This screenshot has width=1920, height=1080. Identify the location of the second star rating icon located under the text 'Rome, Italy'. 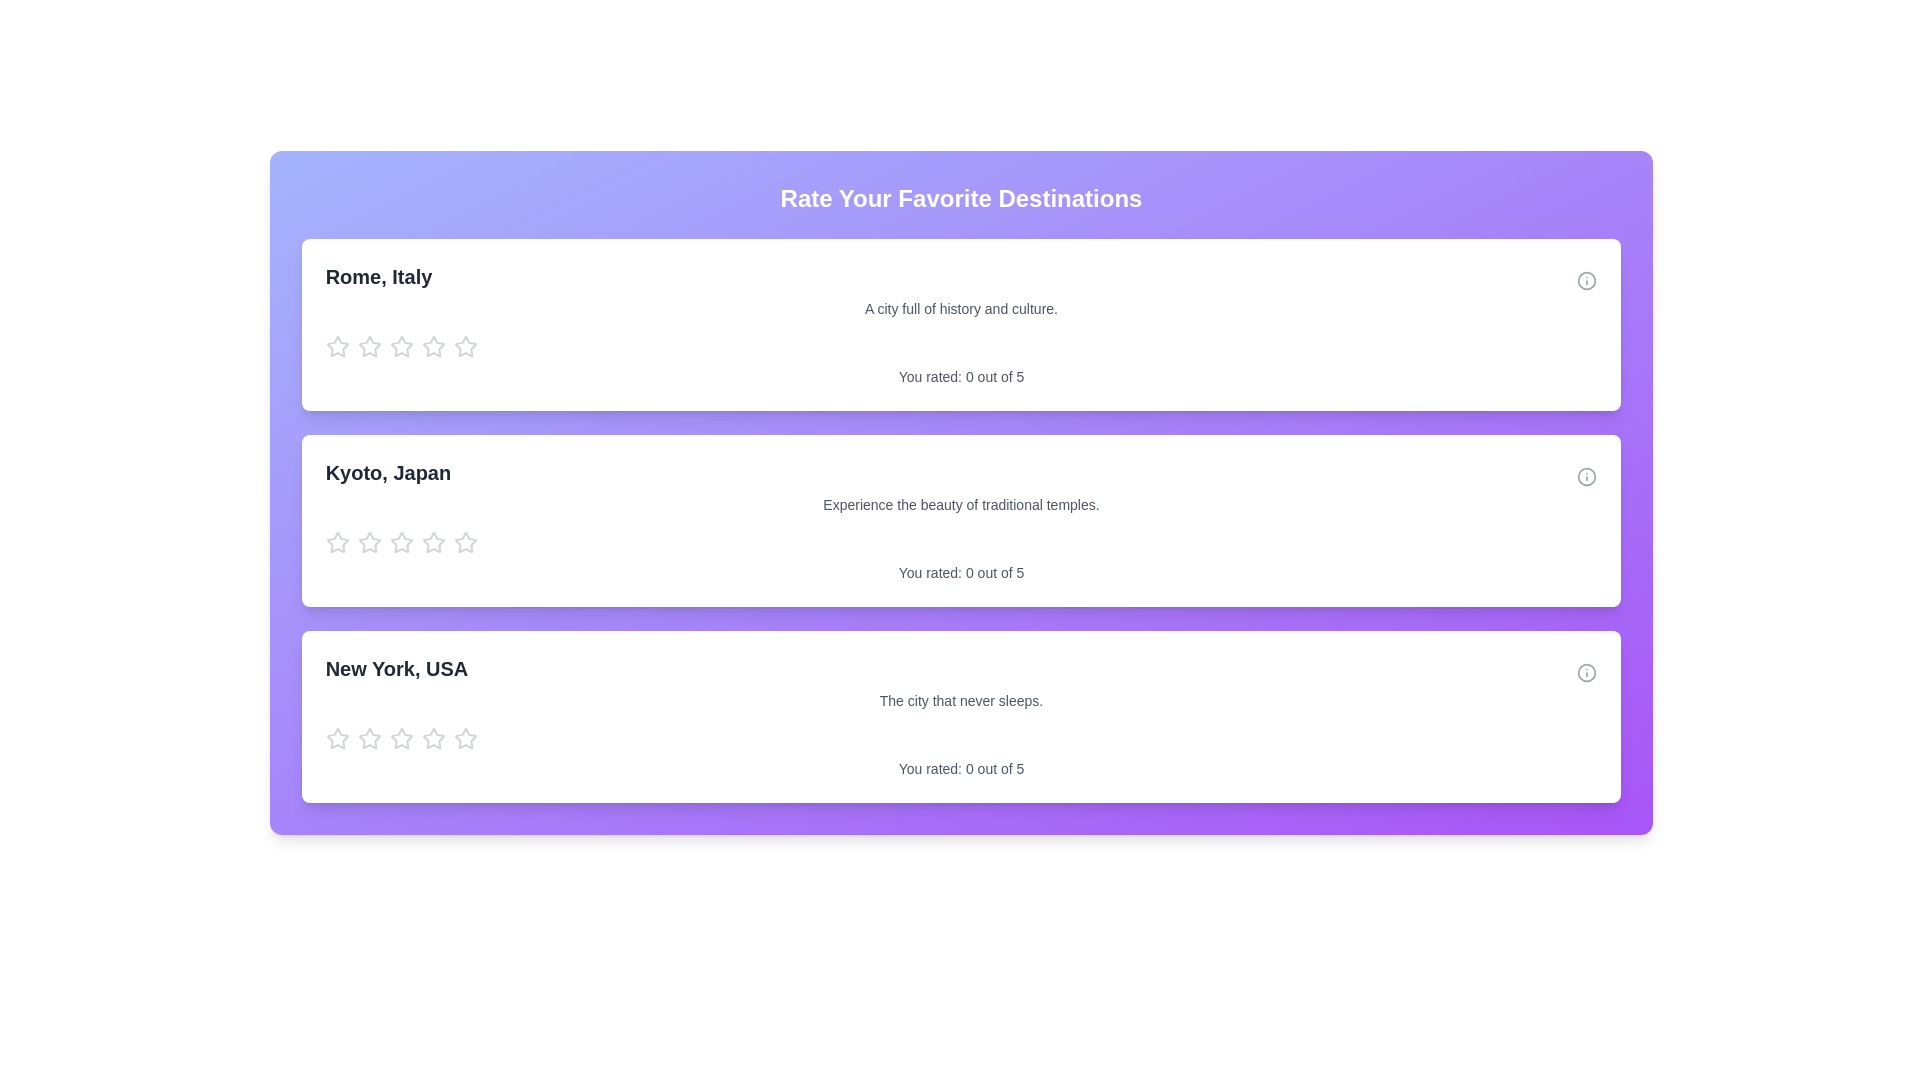
(432, 345).